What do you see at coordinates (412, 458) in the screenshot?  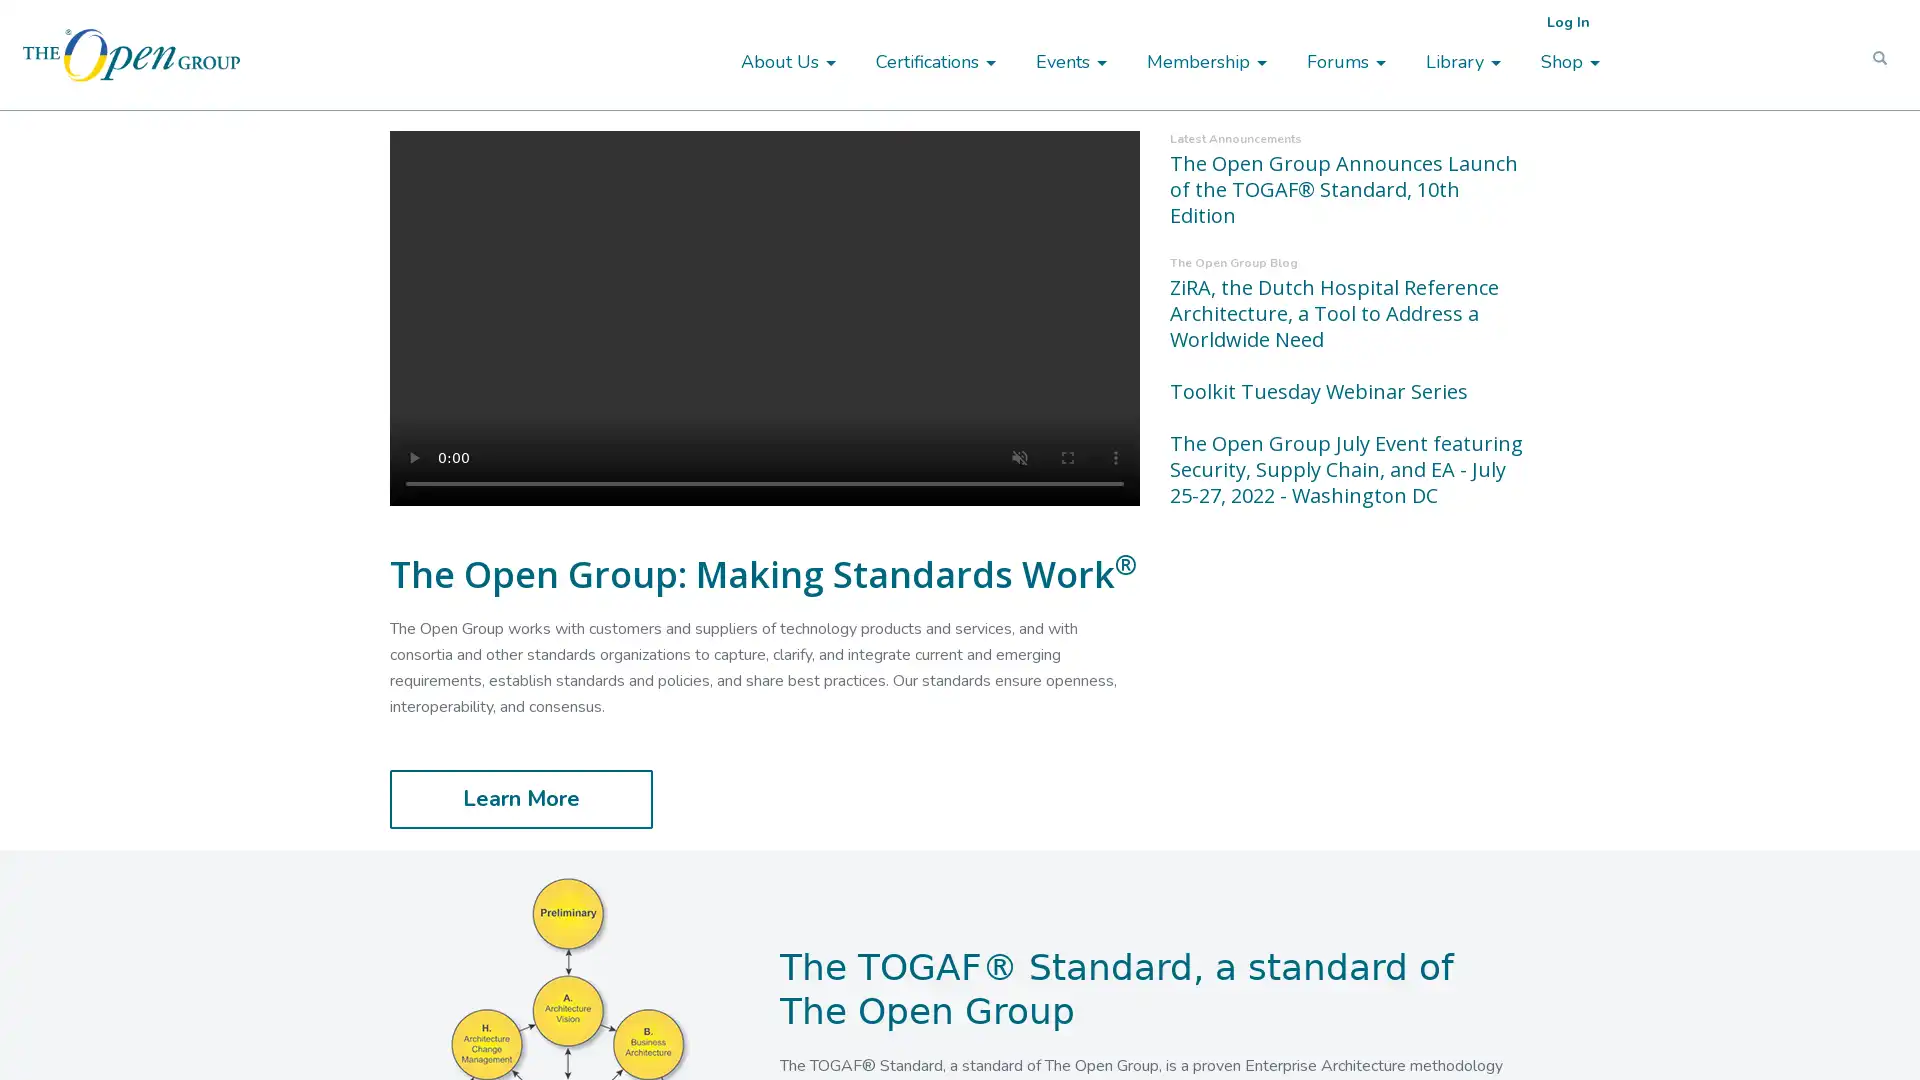 I see `play` at bounding box center [412, 458].